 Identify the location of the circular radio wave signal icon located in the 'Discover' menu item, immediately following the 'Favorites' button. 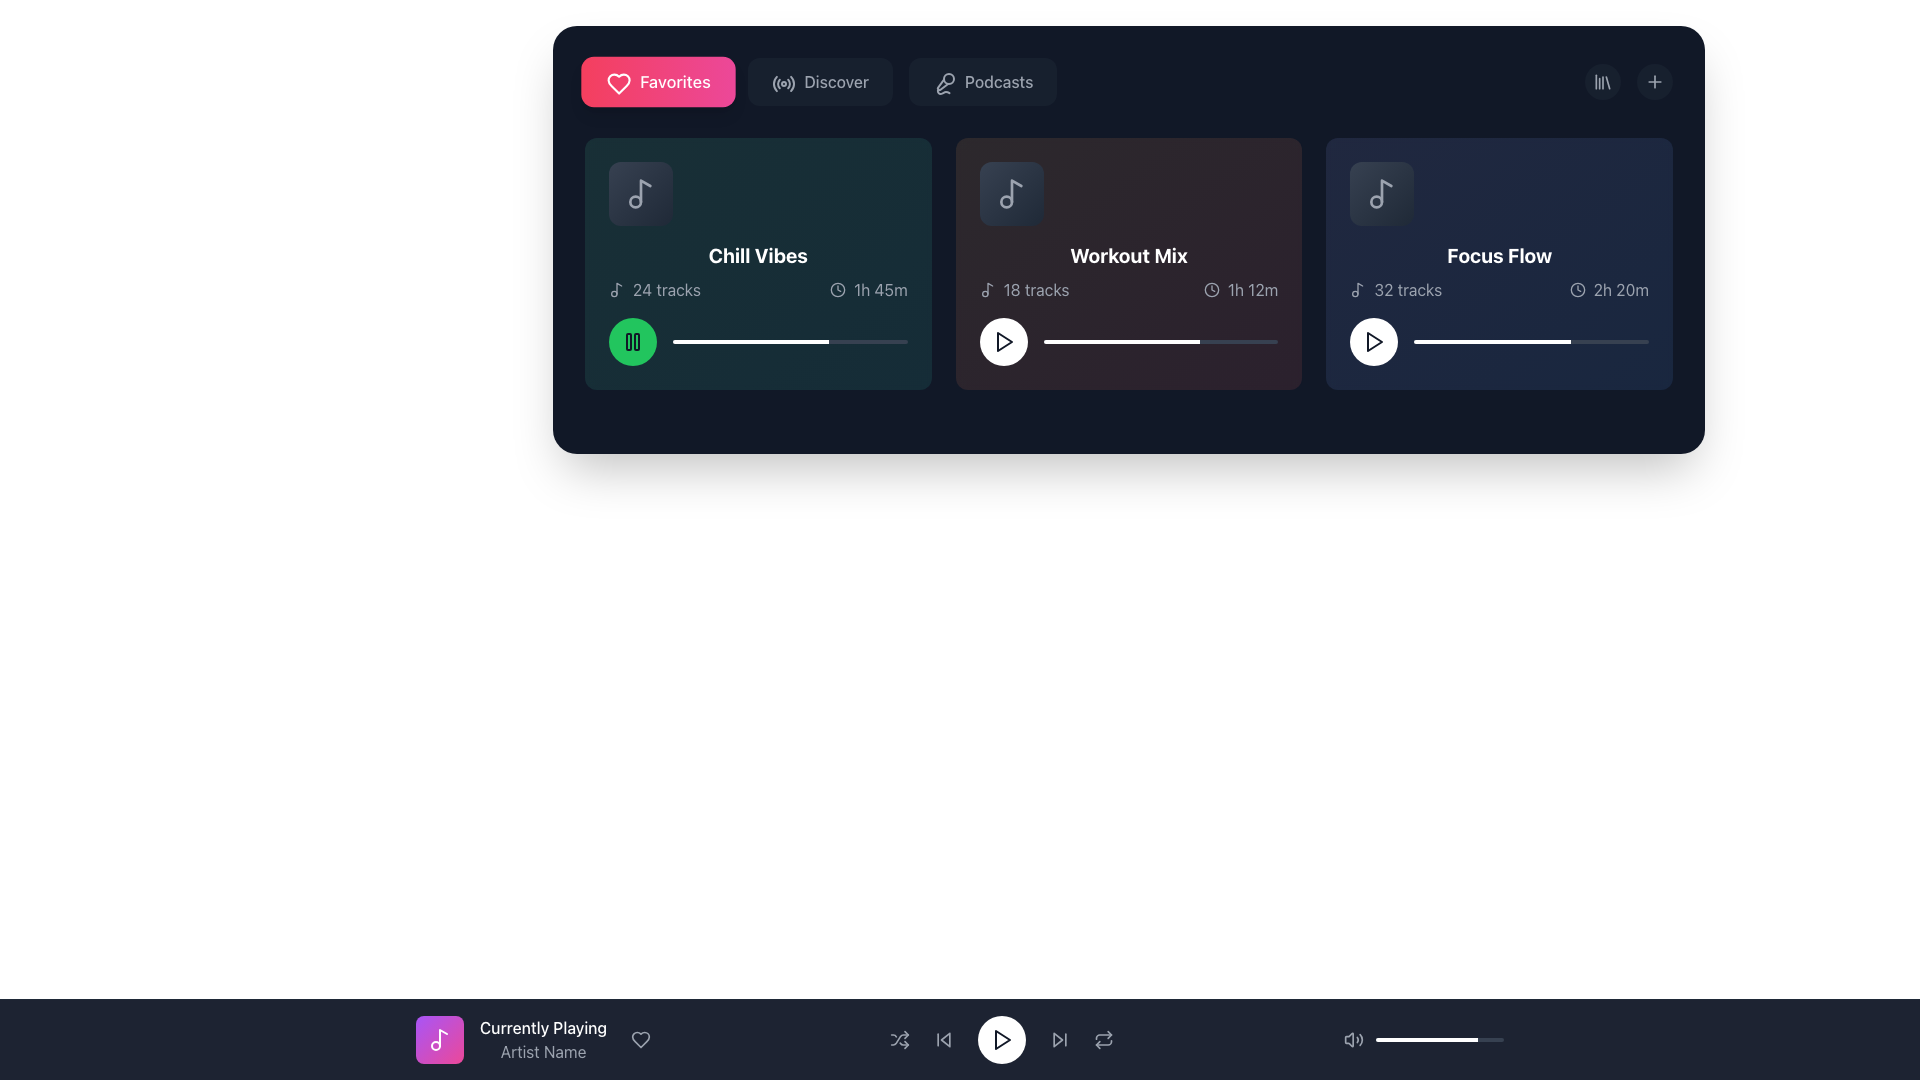
(781, 80).